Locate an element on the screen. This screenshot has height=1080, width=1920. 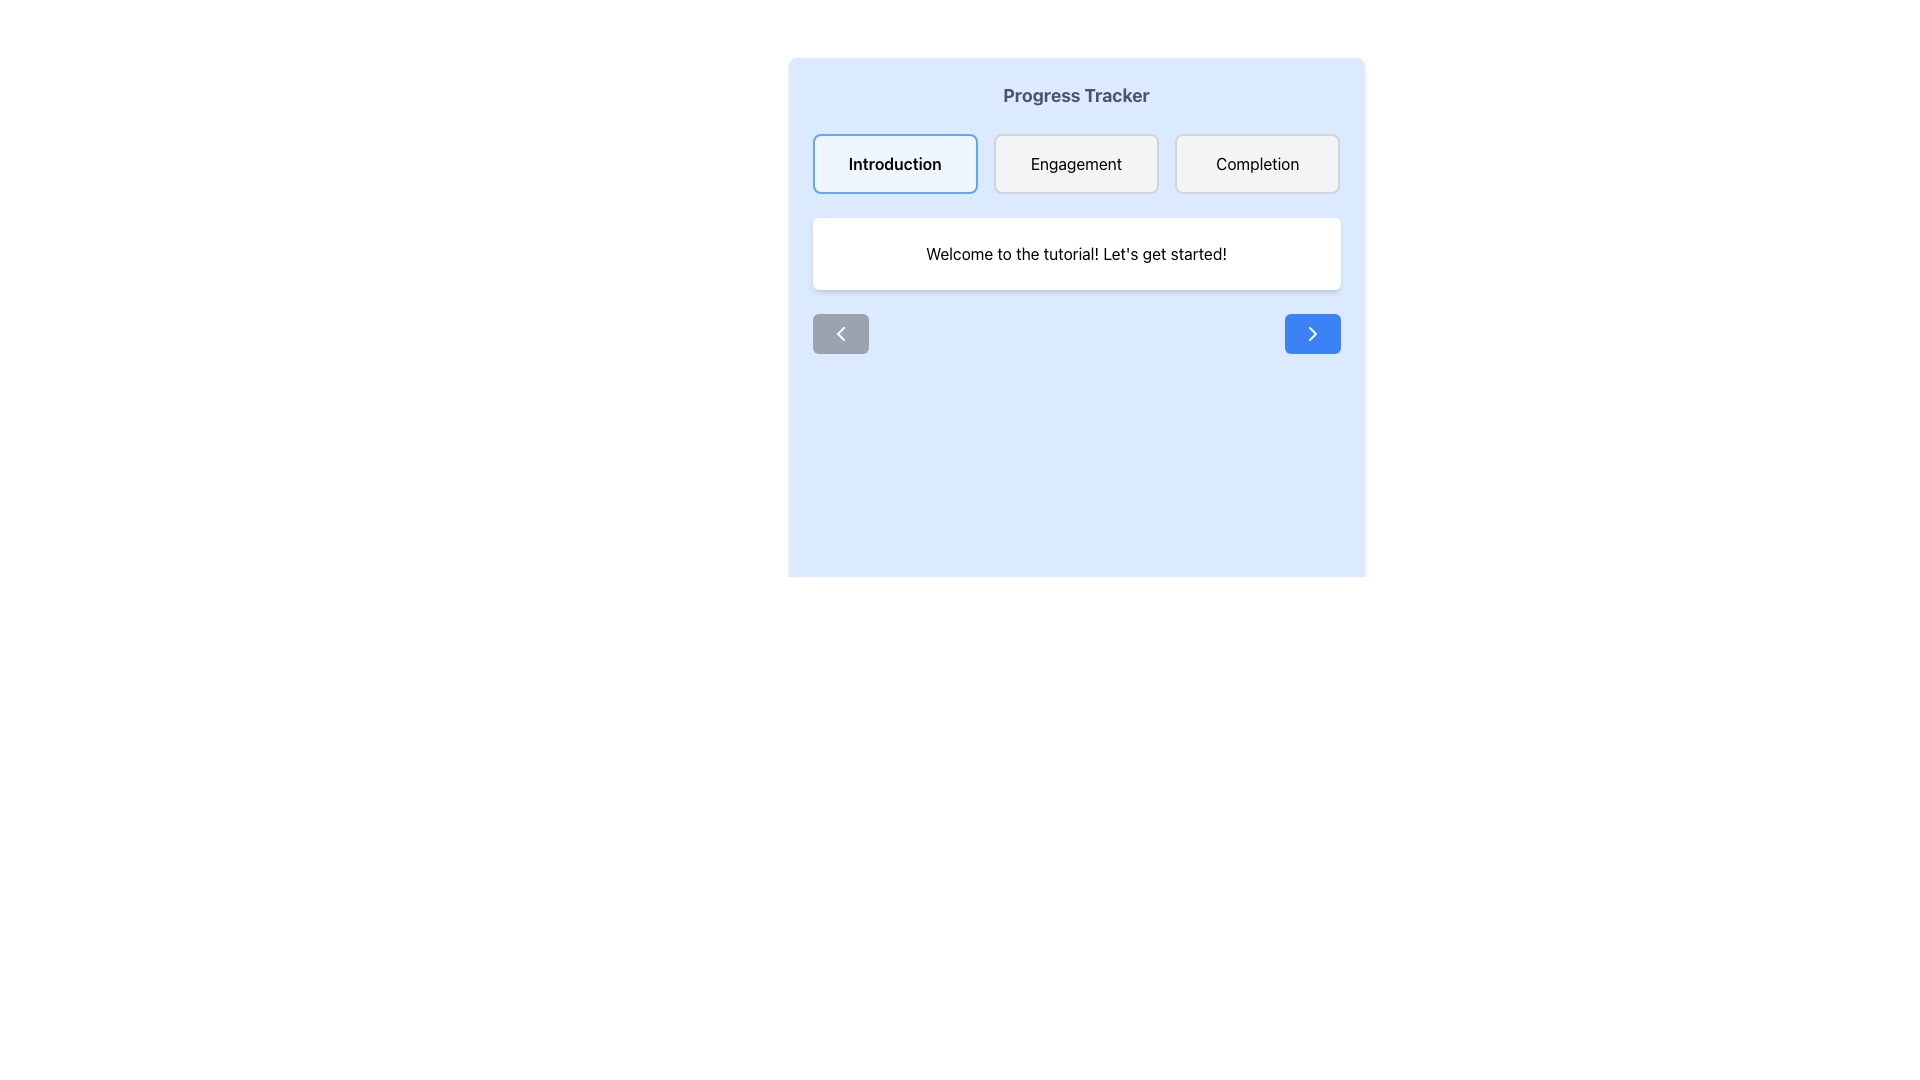
the blue button with white text and a right-facing arrow icon, located on the far-right side of the interface is located at coordinates (1312, 333).